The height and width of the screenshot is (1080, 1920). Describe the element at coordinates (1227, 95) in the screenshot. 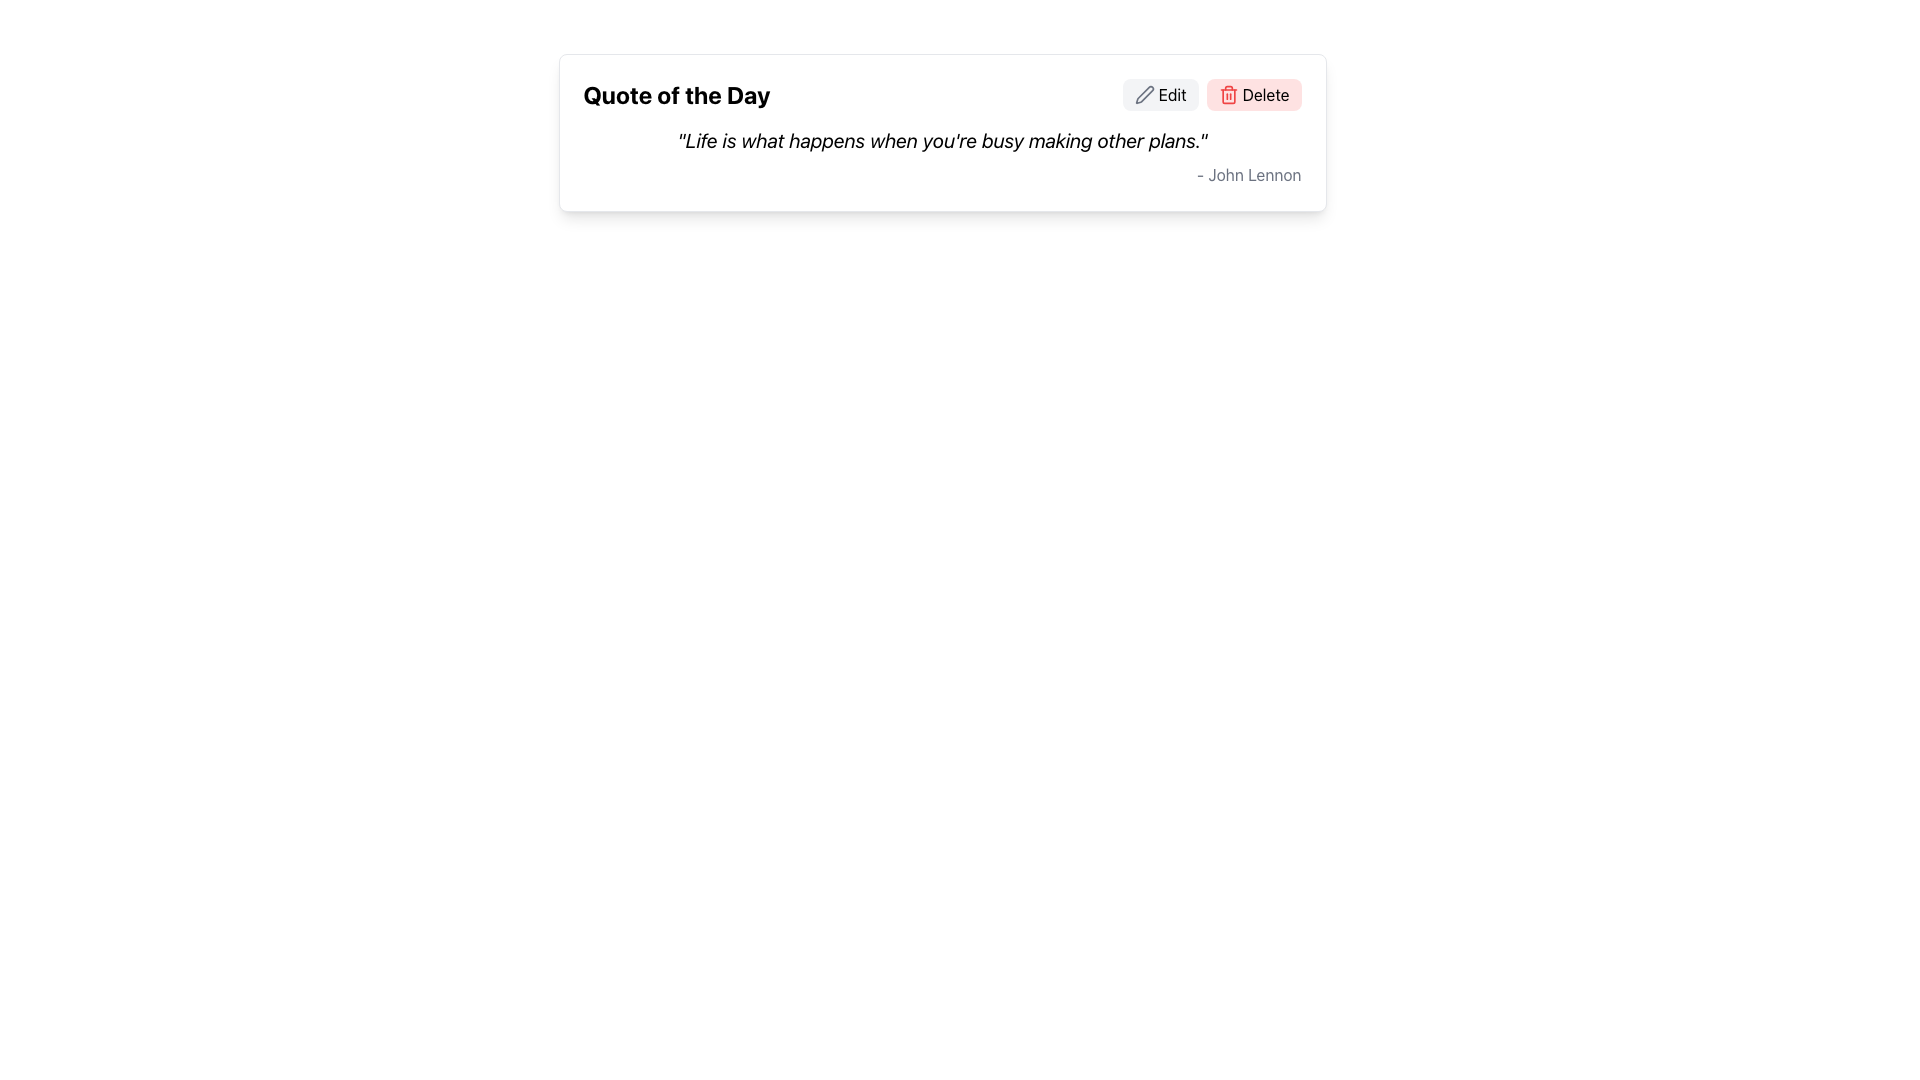

I see `the deletion icon located inside the red-highlighted 'Delete' button, which is positioned to the right of the 'Edit' button in the horizontal control panel` at that location.